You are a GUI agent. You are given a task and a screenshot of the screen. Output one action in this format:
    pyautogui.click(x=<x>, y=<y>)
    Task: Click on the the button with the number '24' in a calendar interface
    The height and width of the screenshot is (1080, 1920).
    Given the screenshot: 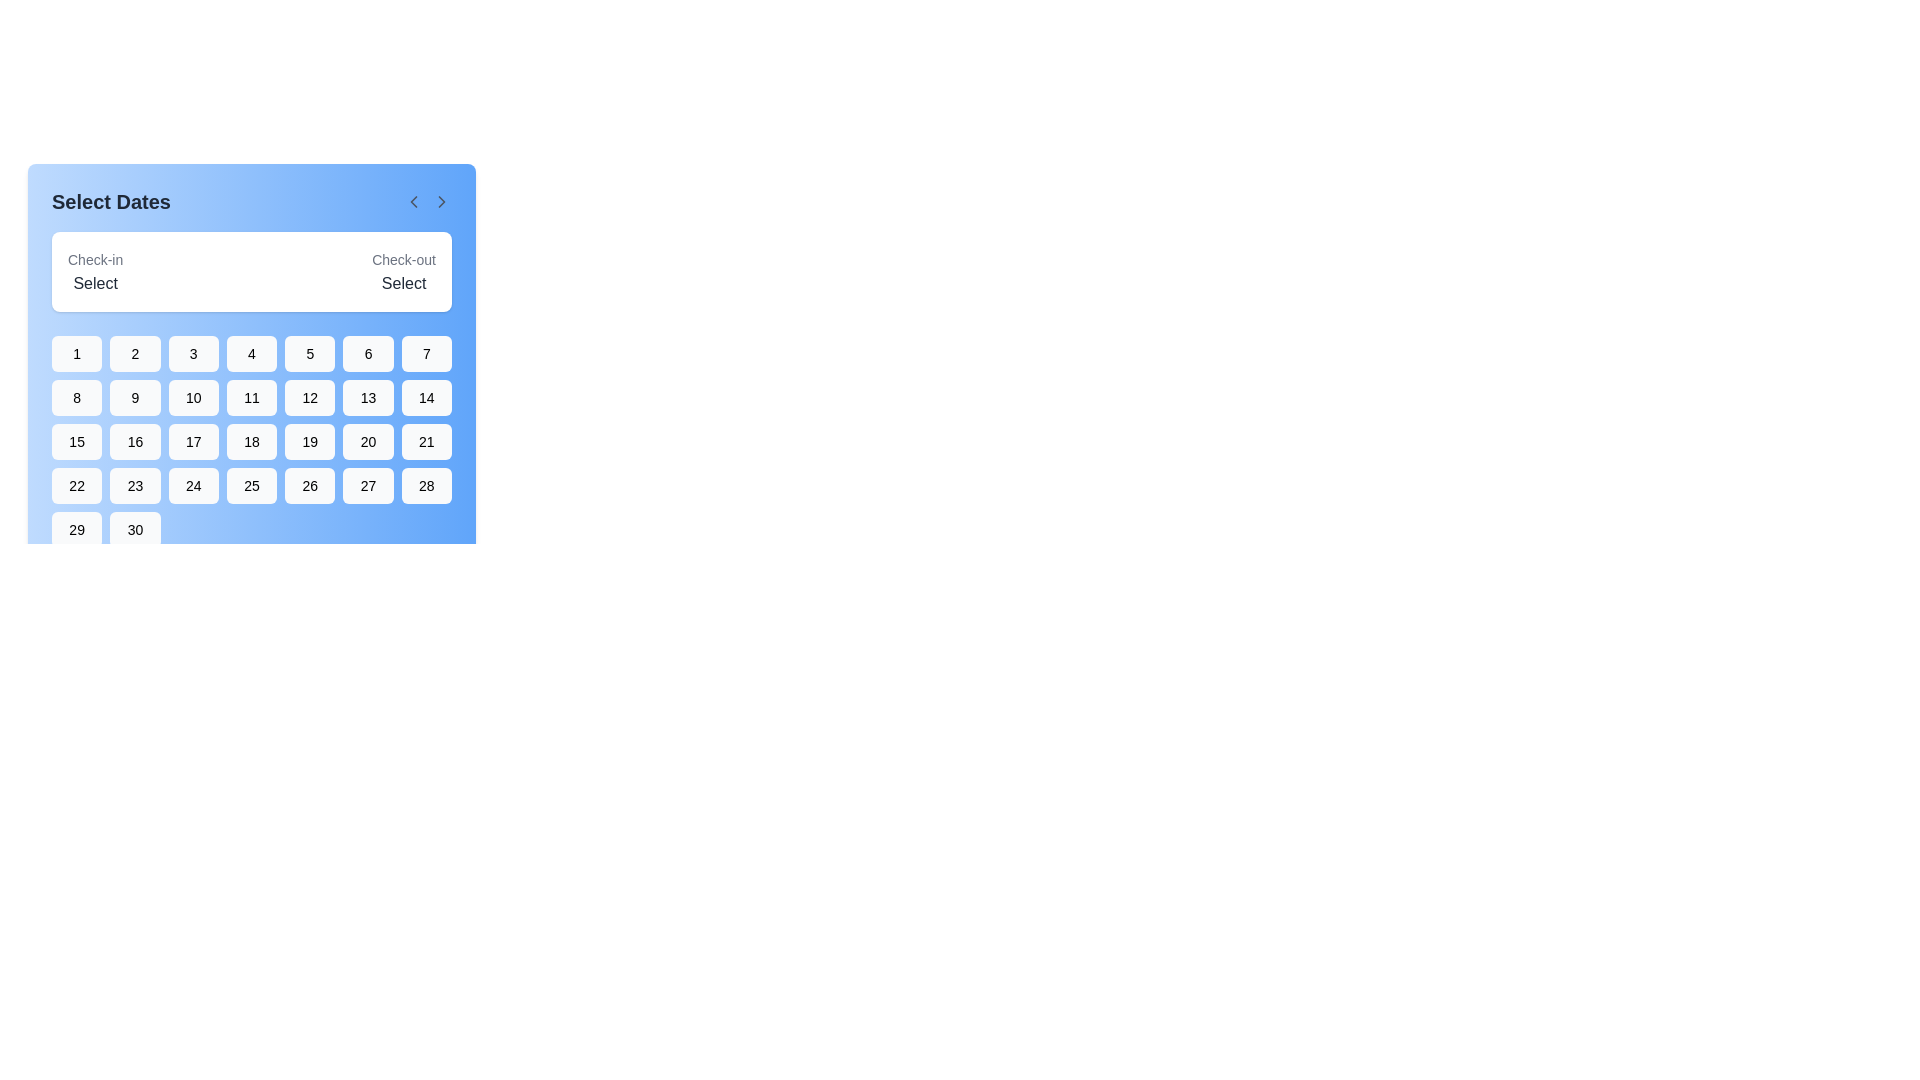 What is the action you would take?
    pyautogui.click(x=193, y=486)
    